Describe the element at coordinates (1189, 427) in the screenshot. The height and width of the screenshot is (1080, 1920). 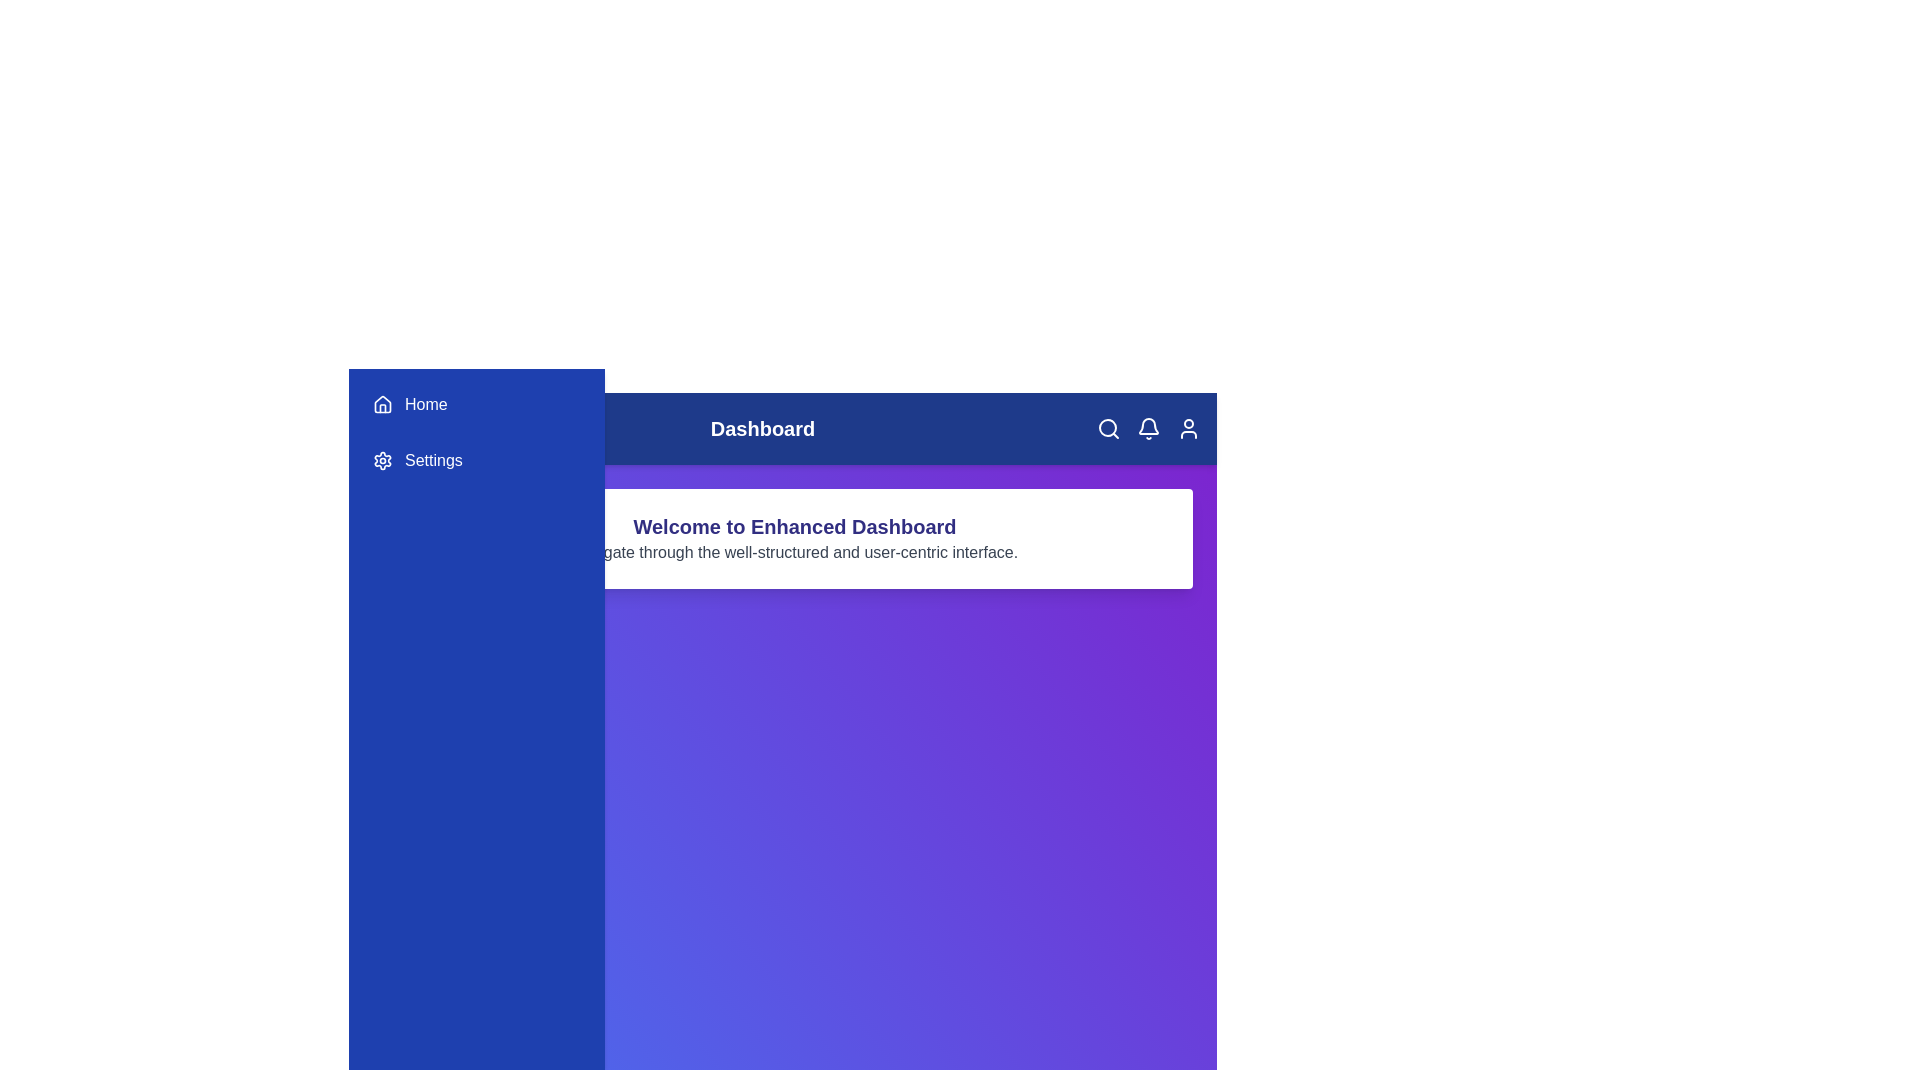
I see `the 'User' icon located in the top right corner of the EnhancedAppBar` at that location.